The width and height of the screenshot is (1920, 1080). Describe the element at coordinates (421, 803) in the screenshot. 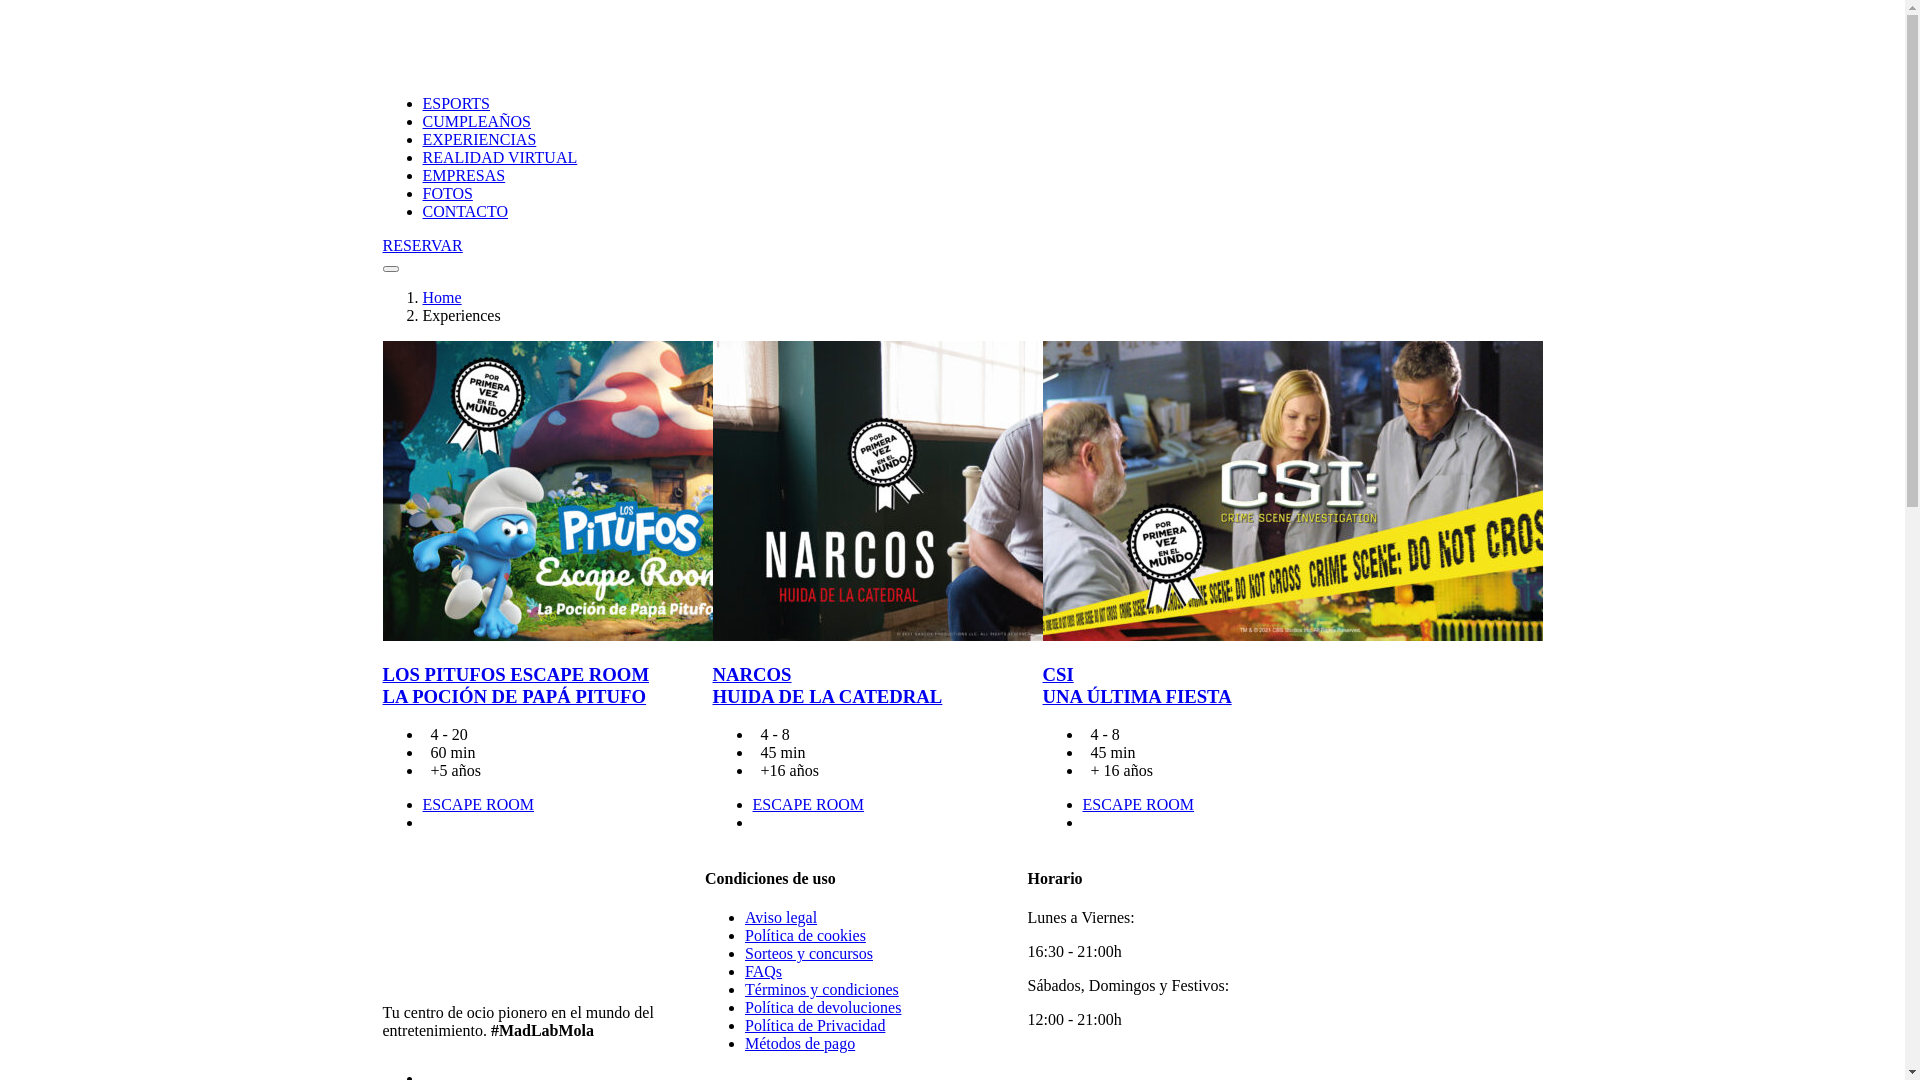

I see `'ESCAPE ROOM'` at that location.